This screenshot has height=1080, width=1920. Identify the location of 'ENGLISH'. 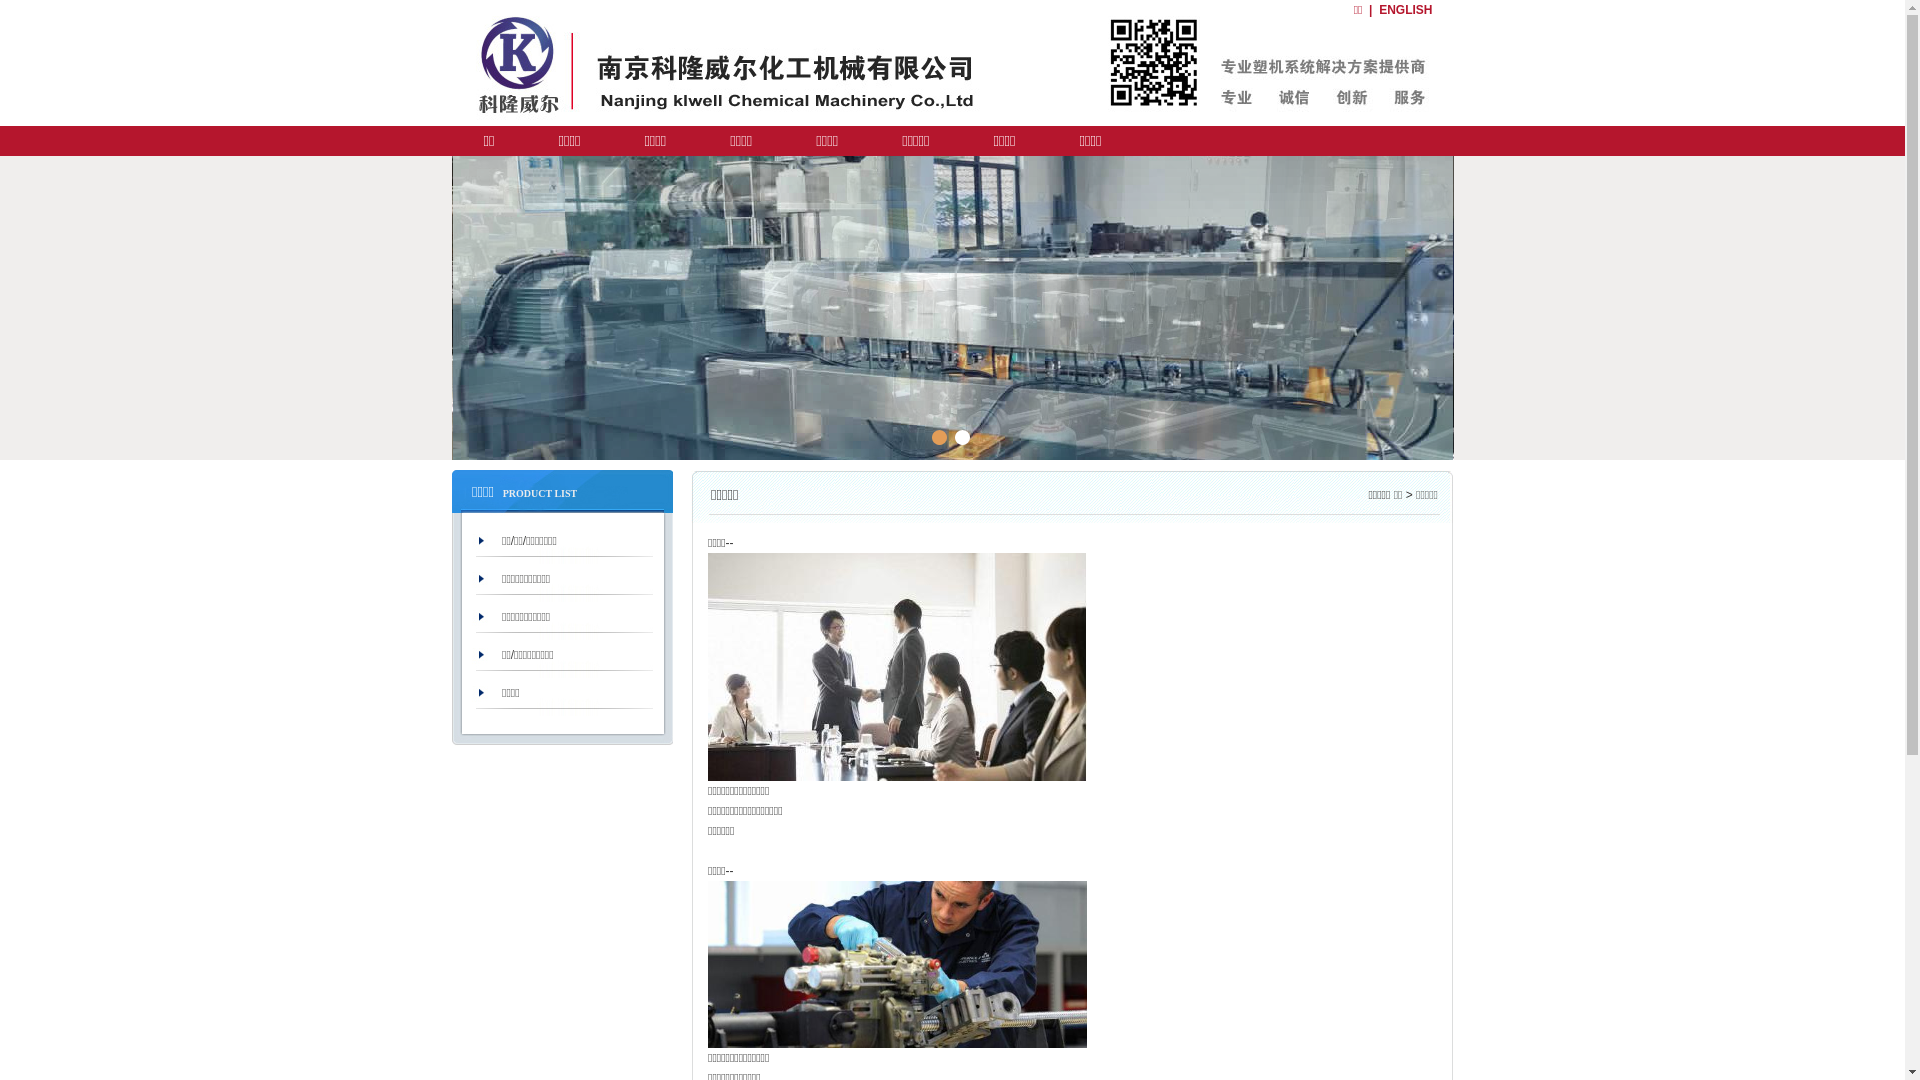
(1404, 10).